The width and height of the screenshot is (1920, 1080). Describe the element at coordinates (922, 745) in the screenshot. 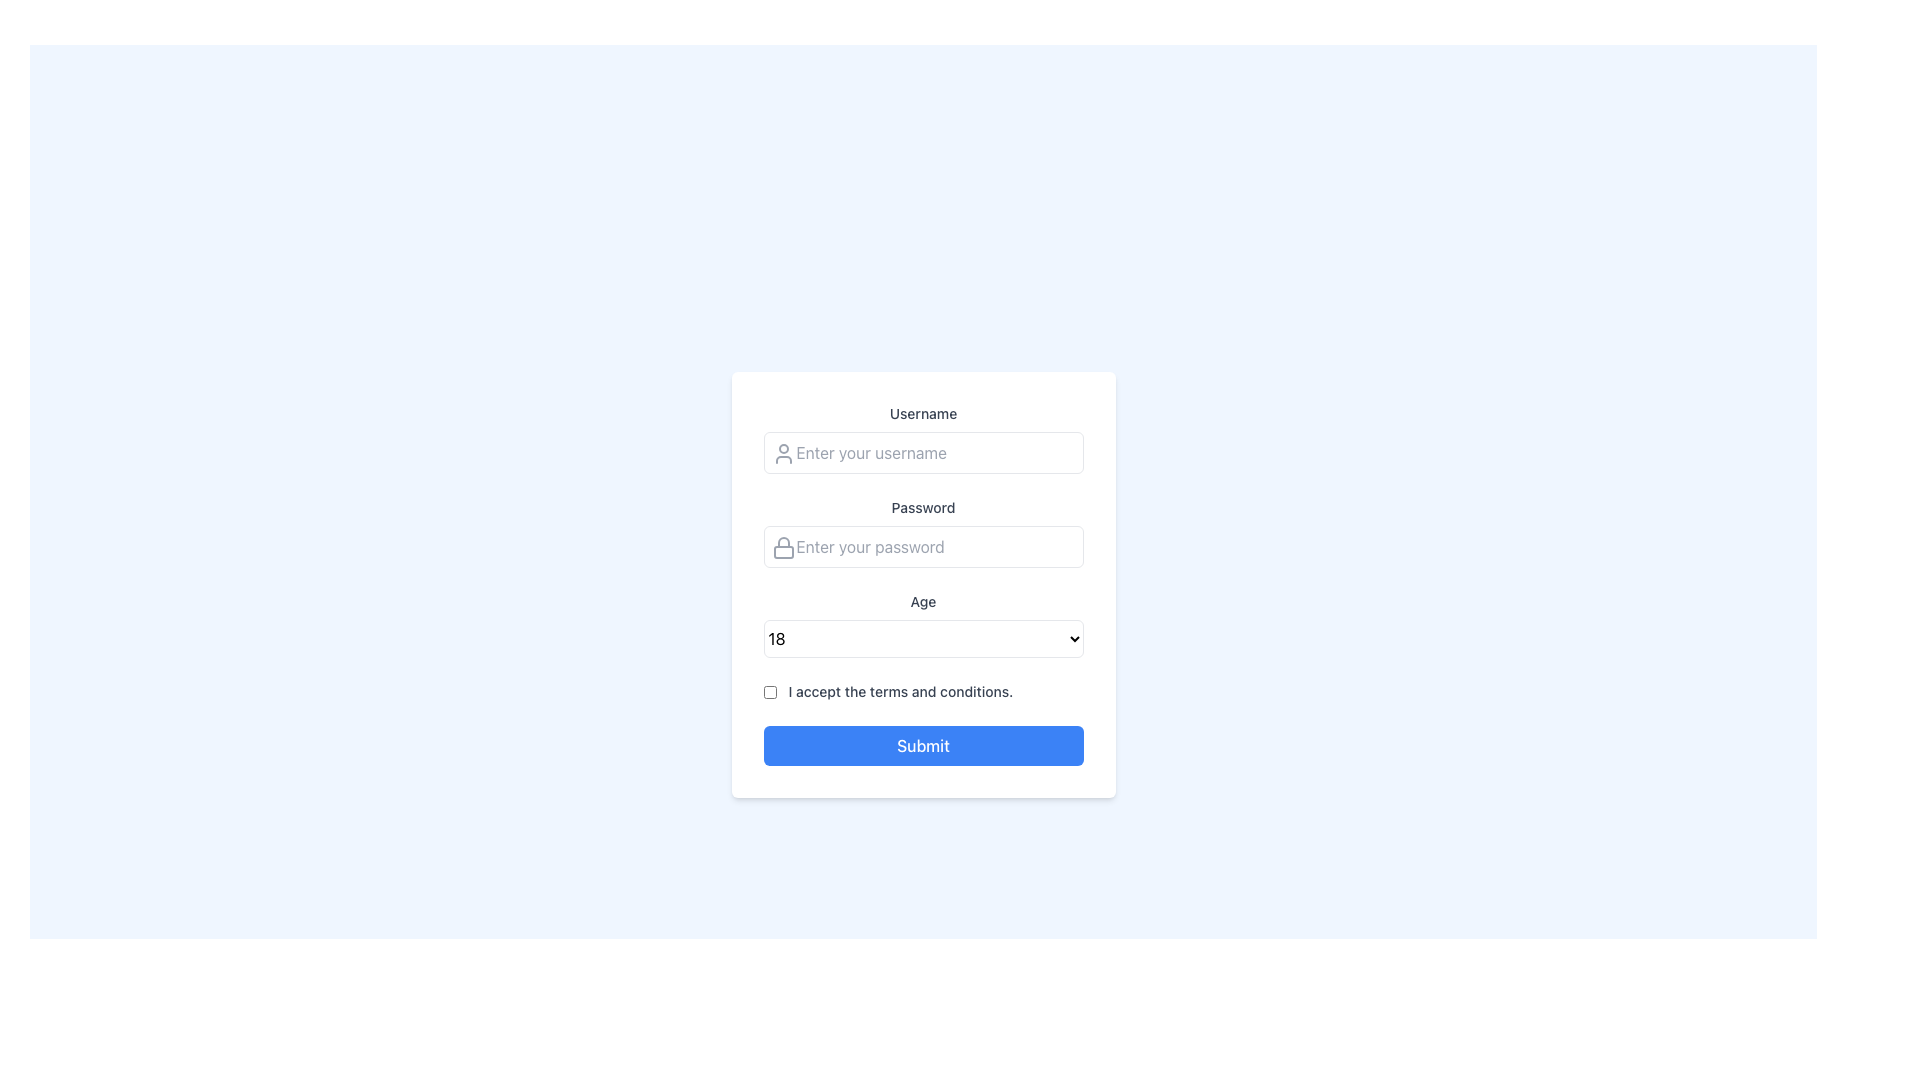

I see `the submission button located at the bottom section of the centered card-style form interface` at that location.